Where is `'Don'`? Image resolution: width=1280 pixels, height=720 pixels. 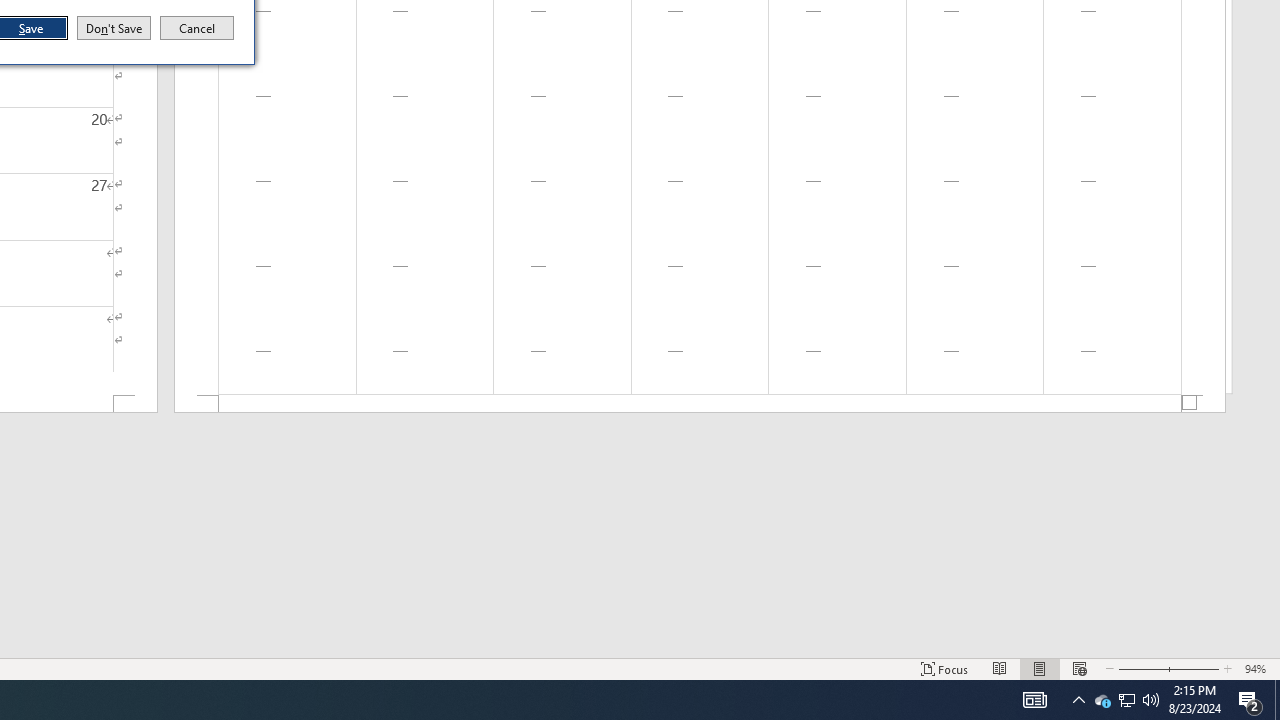 'Don' is located at coordinates (112, 28).